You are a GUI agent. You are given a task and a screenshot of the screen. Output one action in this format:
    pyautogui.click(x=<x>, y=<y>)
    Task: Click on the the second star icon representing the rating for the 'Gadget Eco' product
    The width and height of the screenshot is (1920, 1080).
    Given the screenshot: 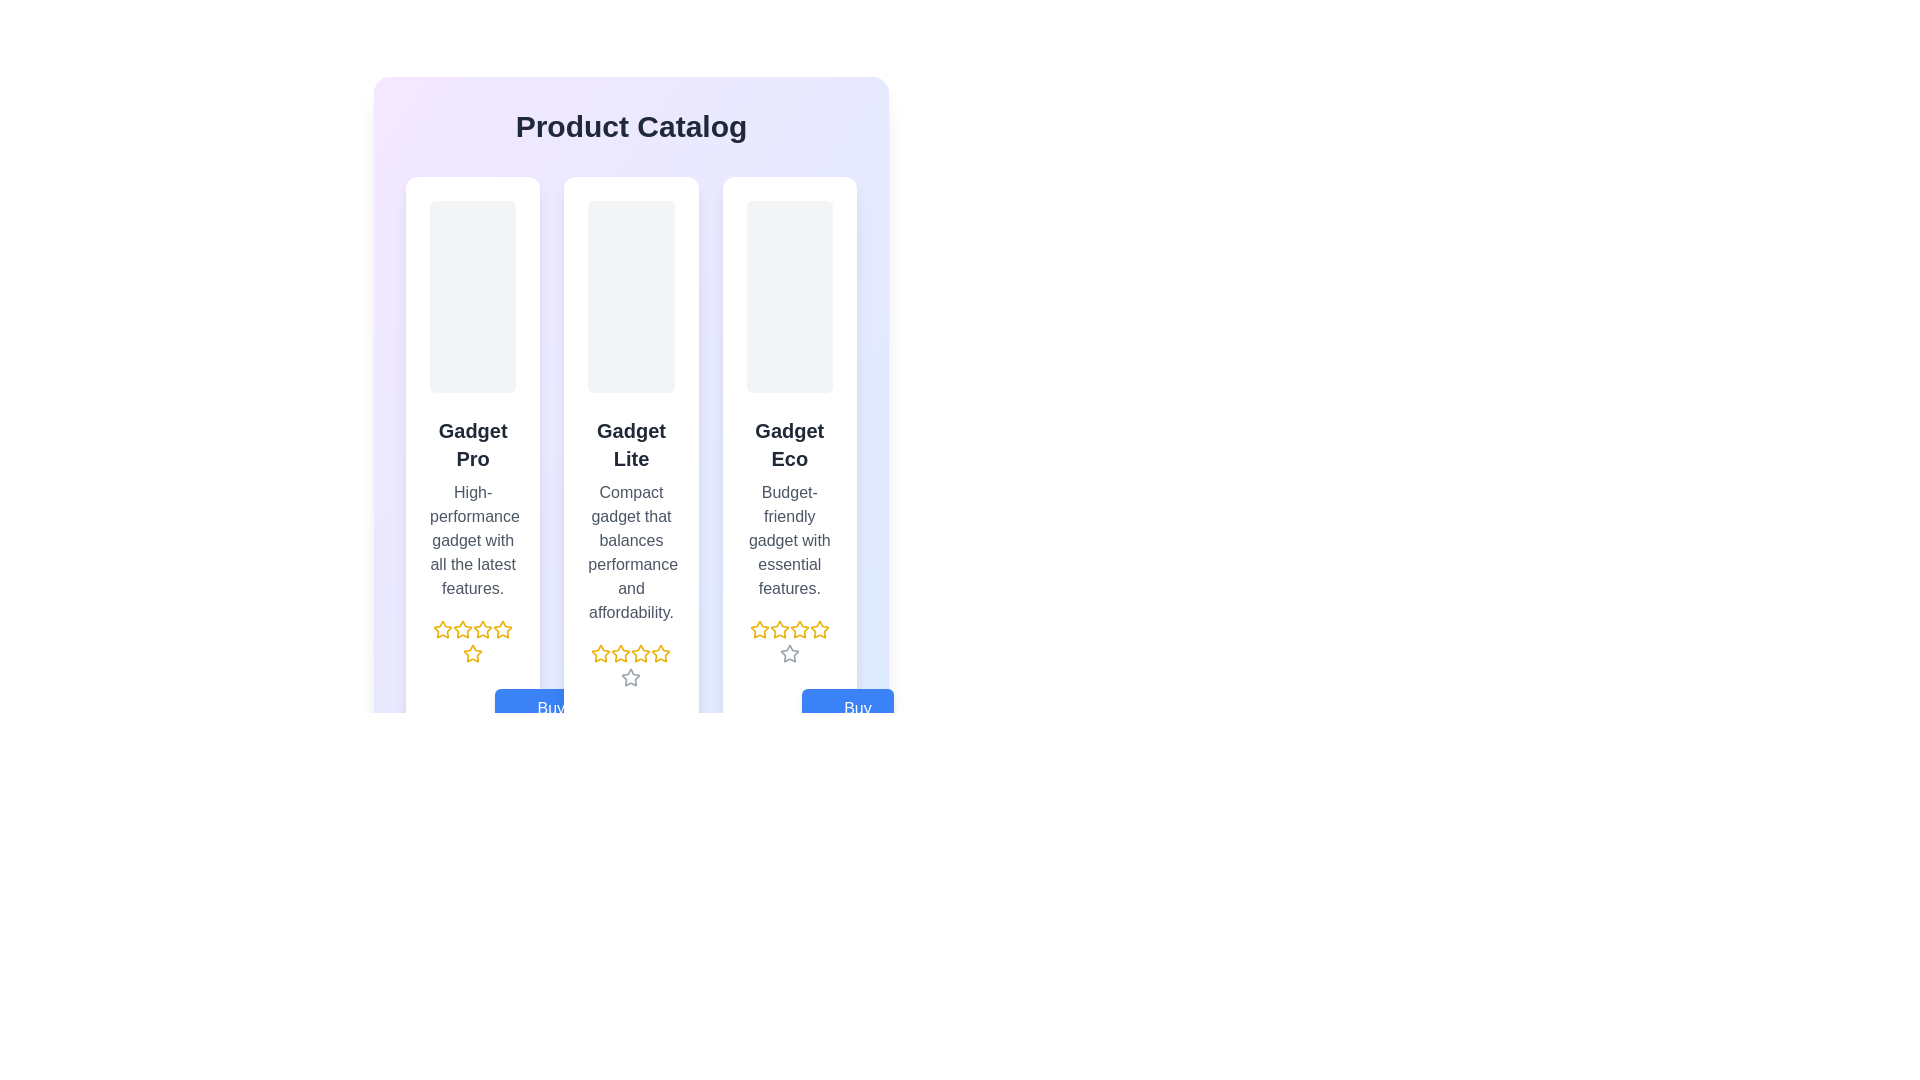 What is the action you would take?
    pyautogui.click(x=758, y=628)
    